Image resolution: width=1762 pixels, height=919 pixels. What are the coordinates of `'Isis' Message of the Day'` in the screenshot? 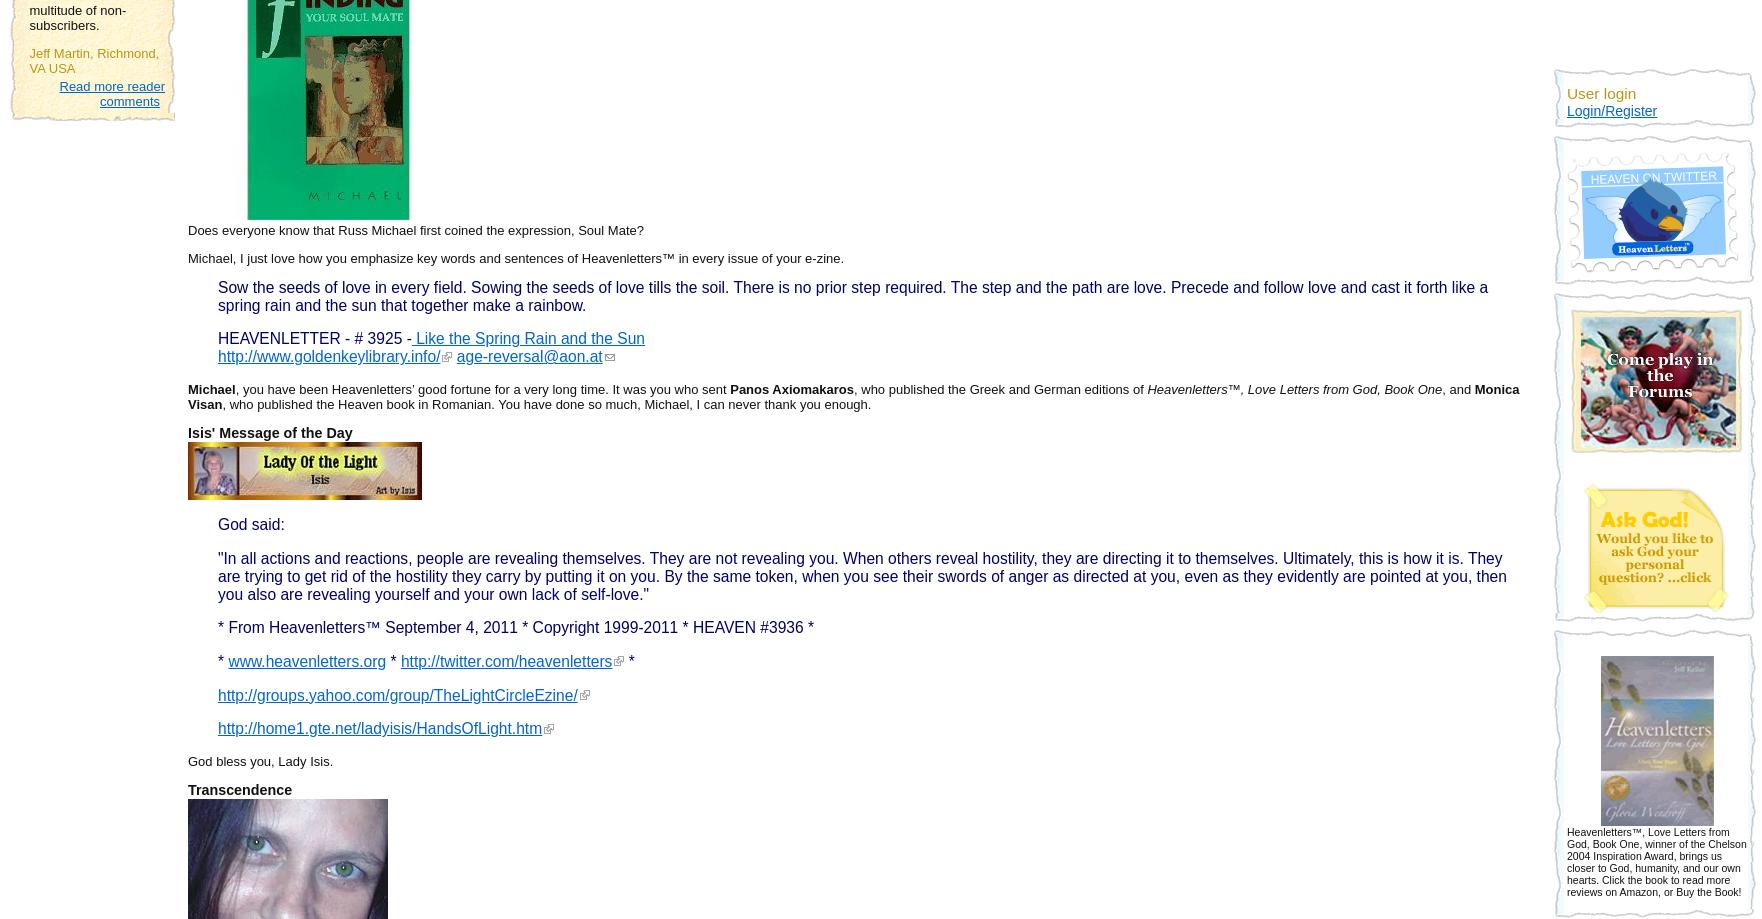 It's located at (269, 432).